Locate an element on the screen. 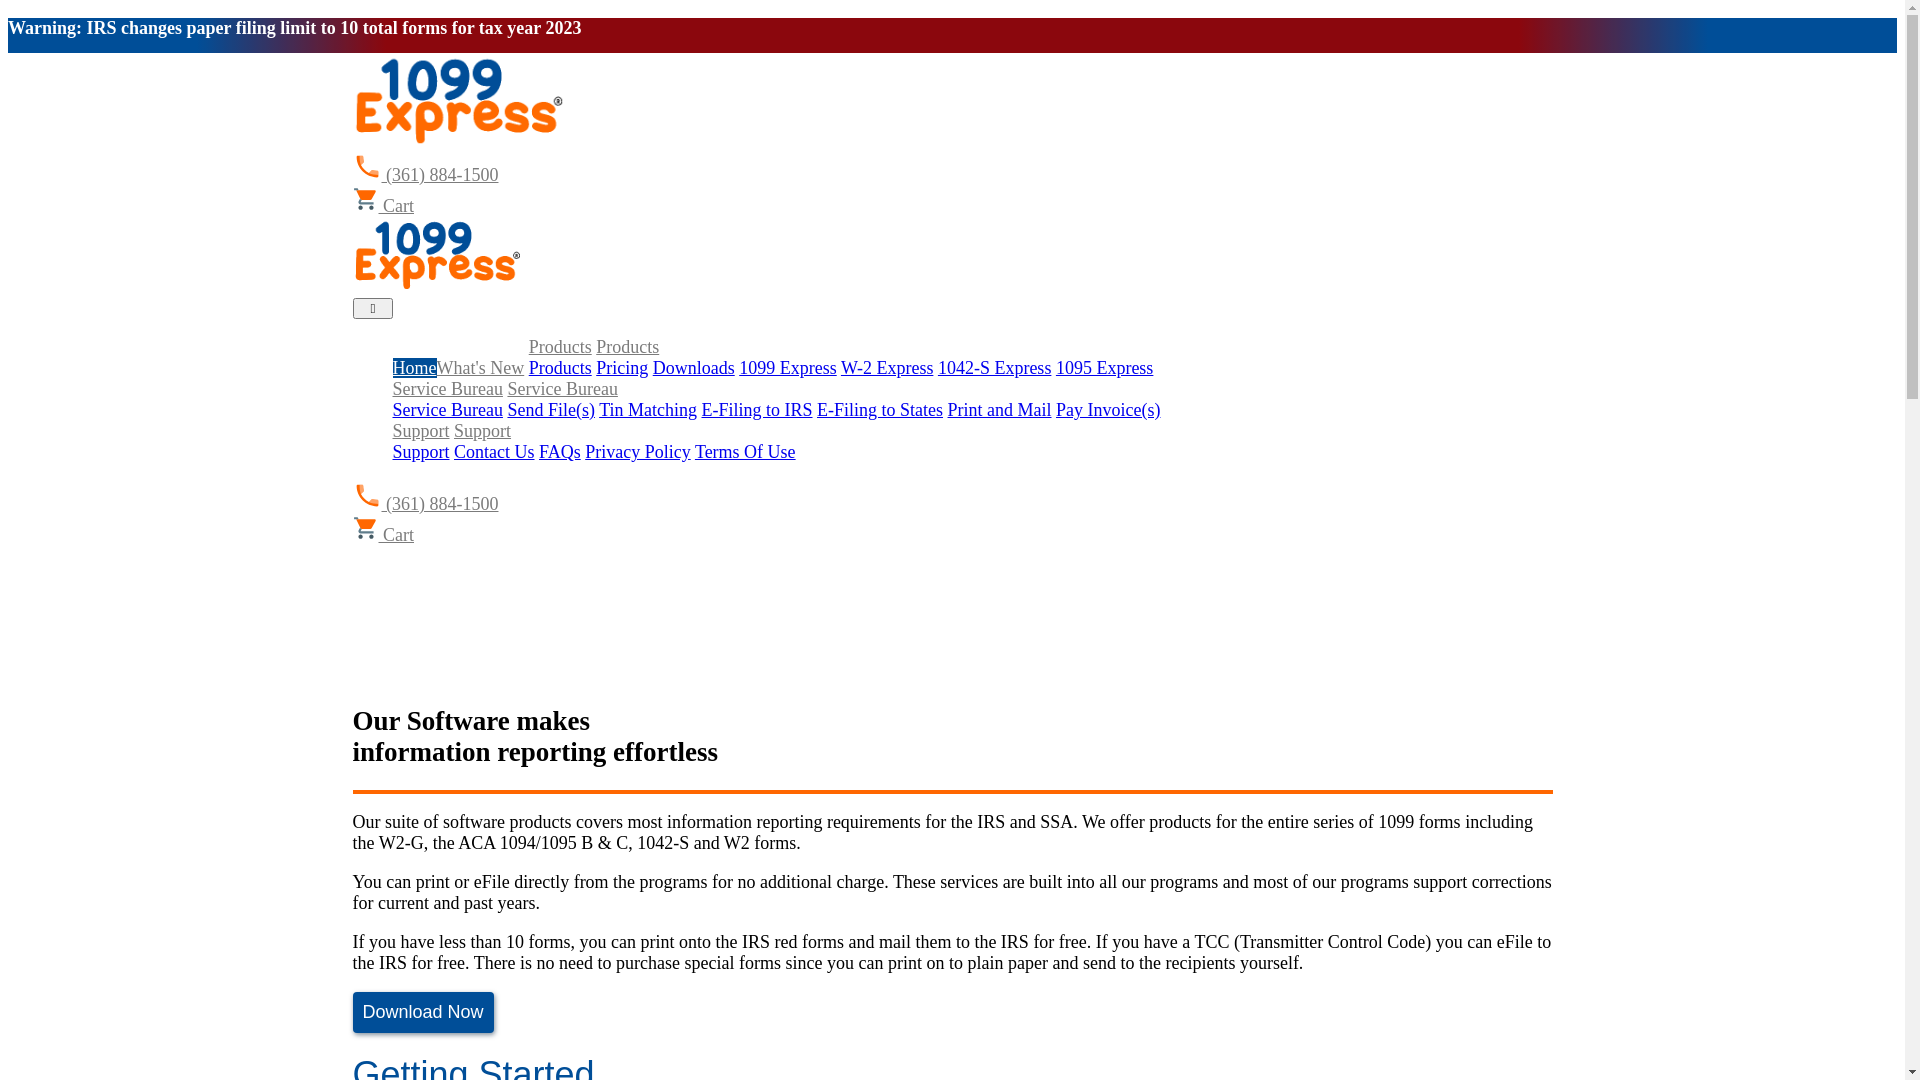  'Print and Mail' is located at coordinates (999, 408).